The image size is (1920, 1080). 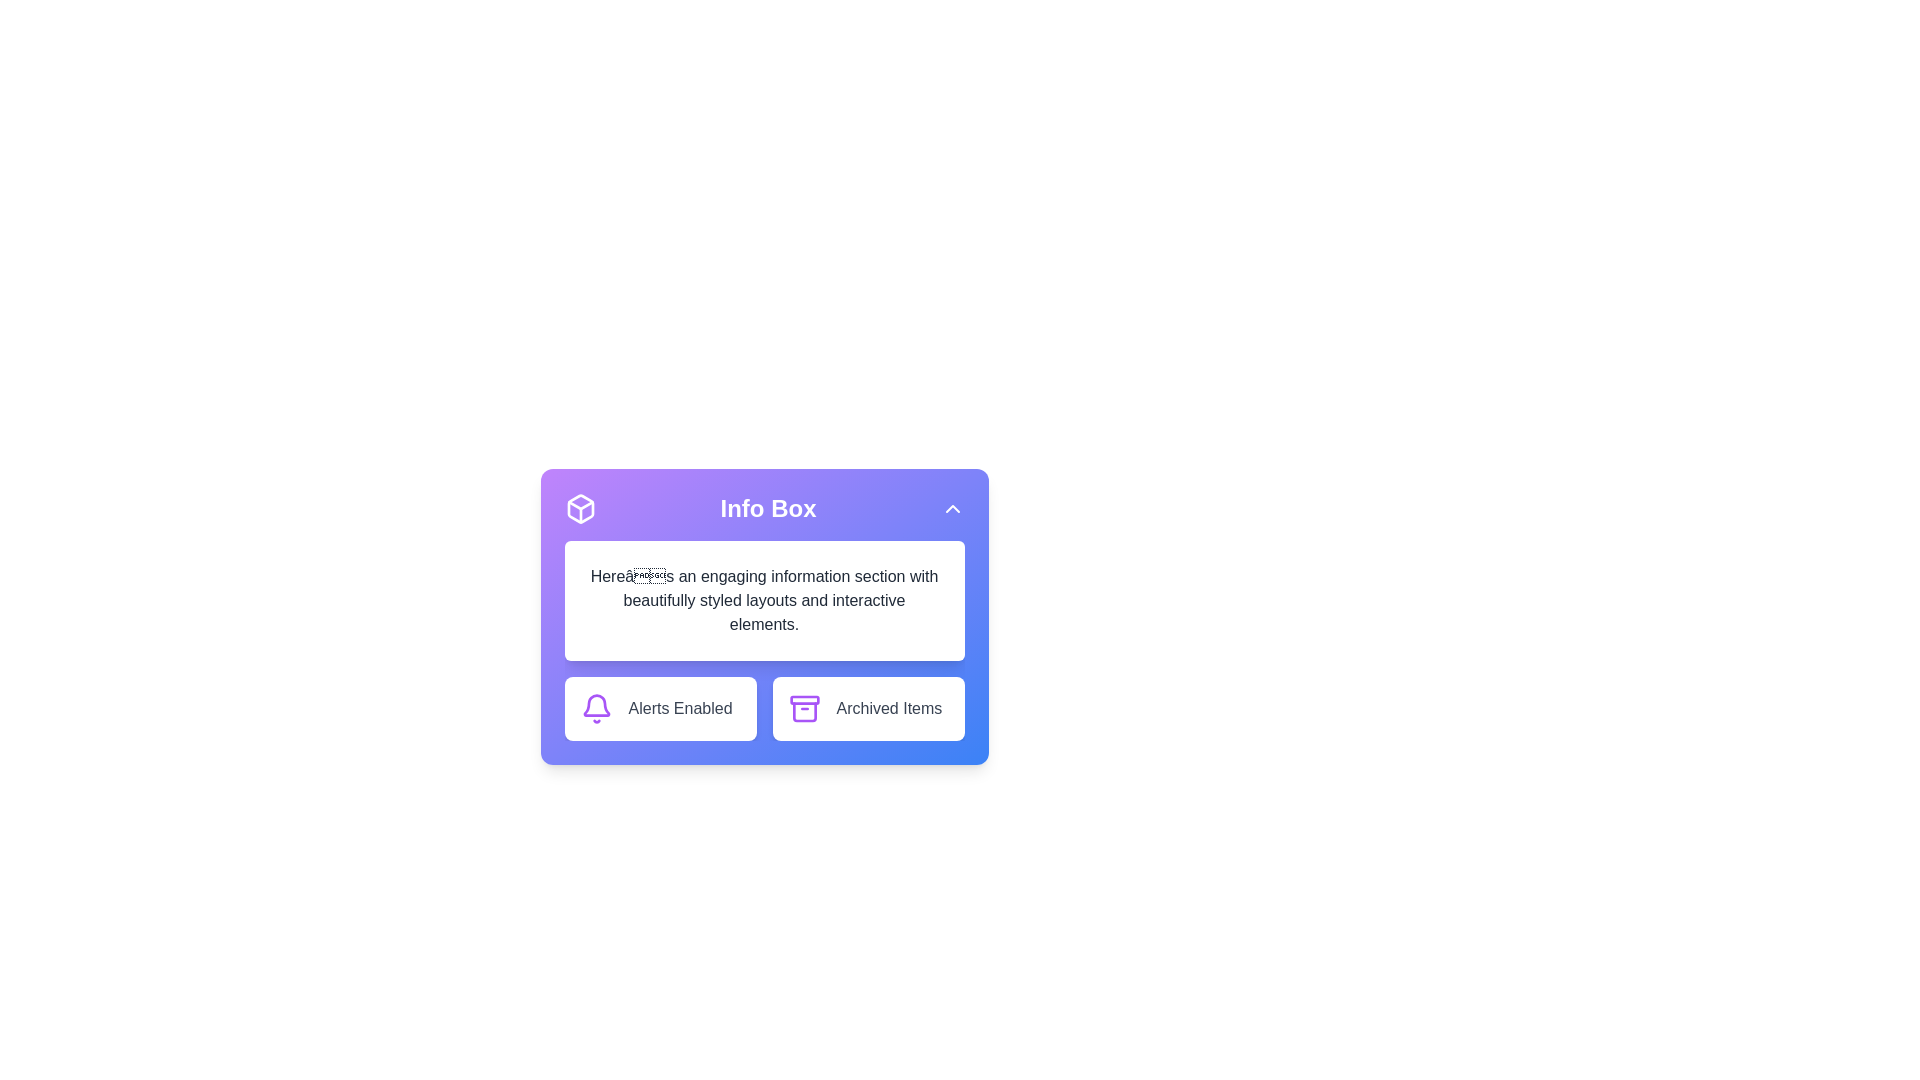 I want to click on on the chevron arrow button located at the top-right corner of the 'Info Box' section, so click(x=951, y=508).